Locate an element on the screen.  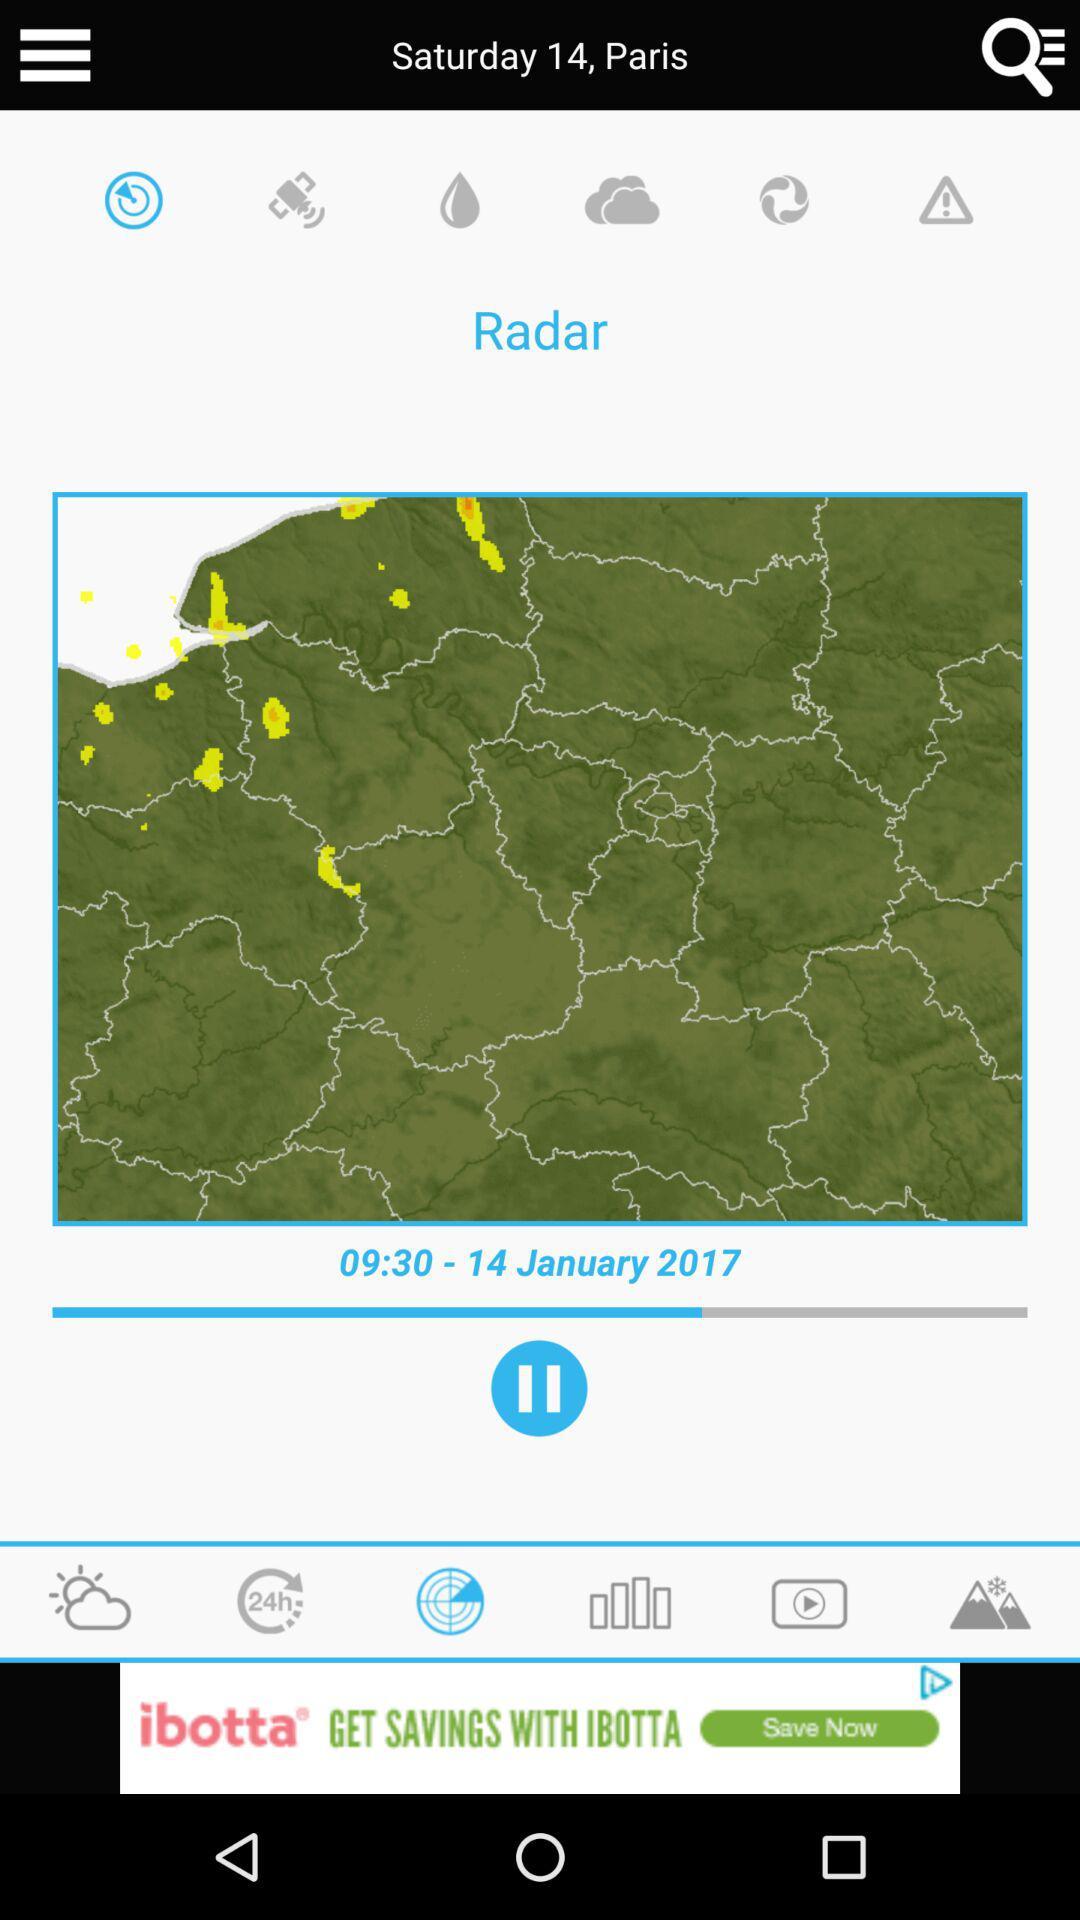
the search icon is located at coordinates (1024, 58).